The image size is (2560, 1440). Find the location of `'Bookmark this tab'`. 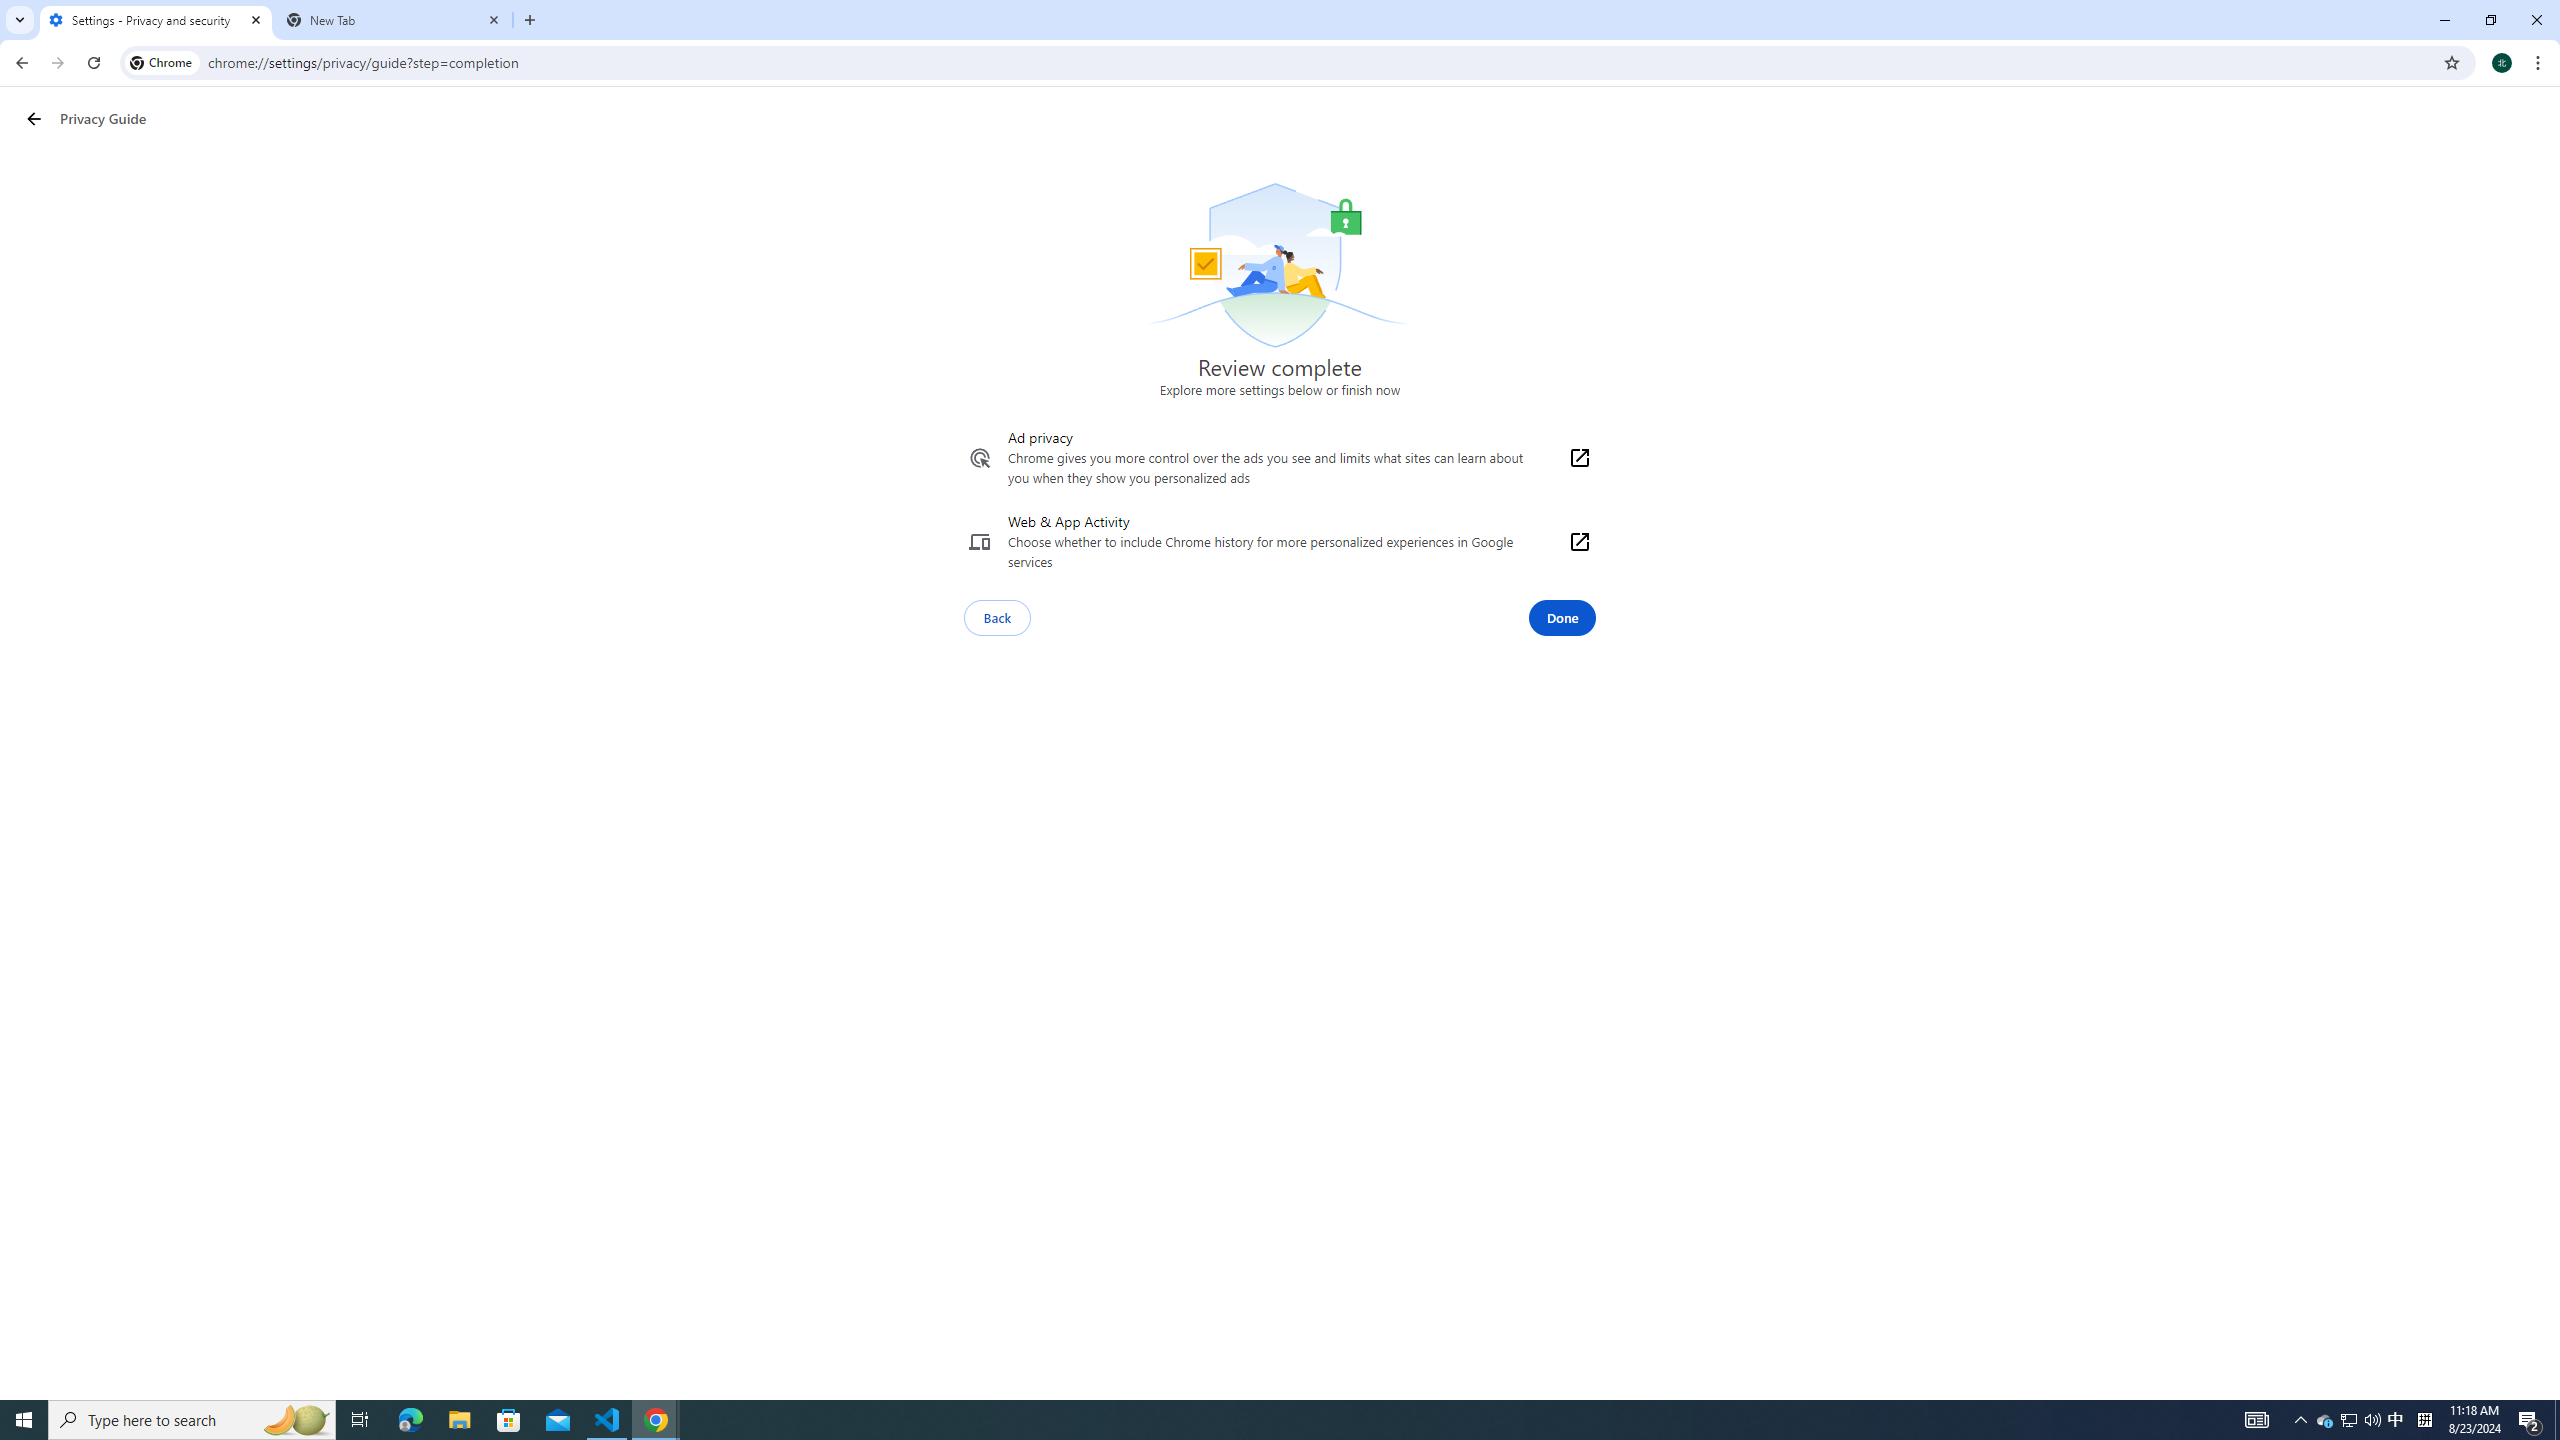

'Bookmark this tab' is located at coordinates (2450, 61).